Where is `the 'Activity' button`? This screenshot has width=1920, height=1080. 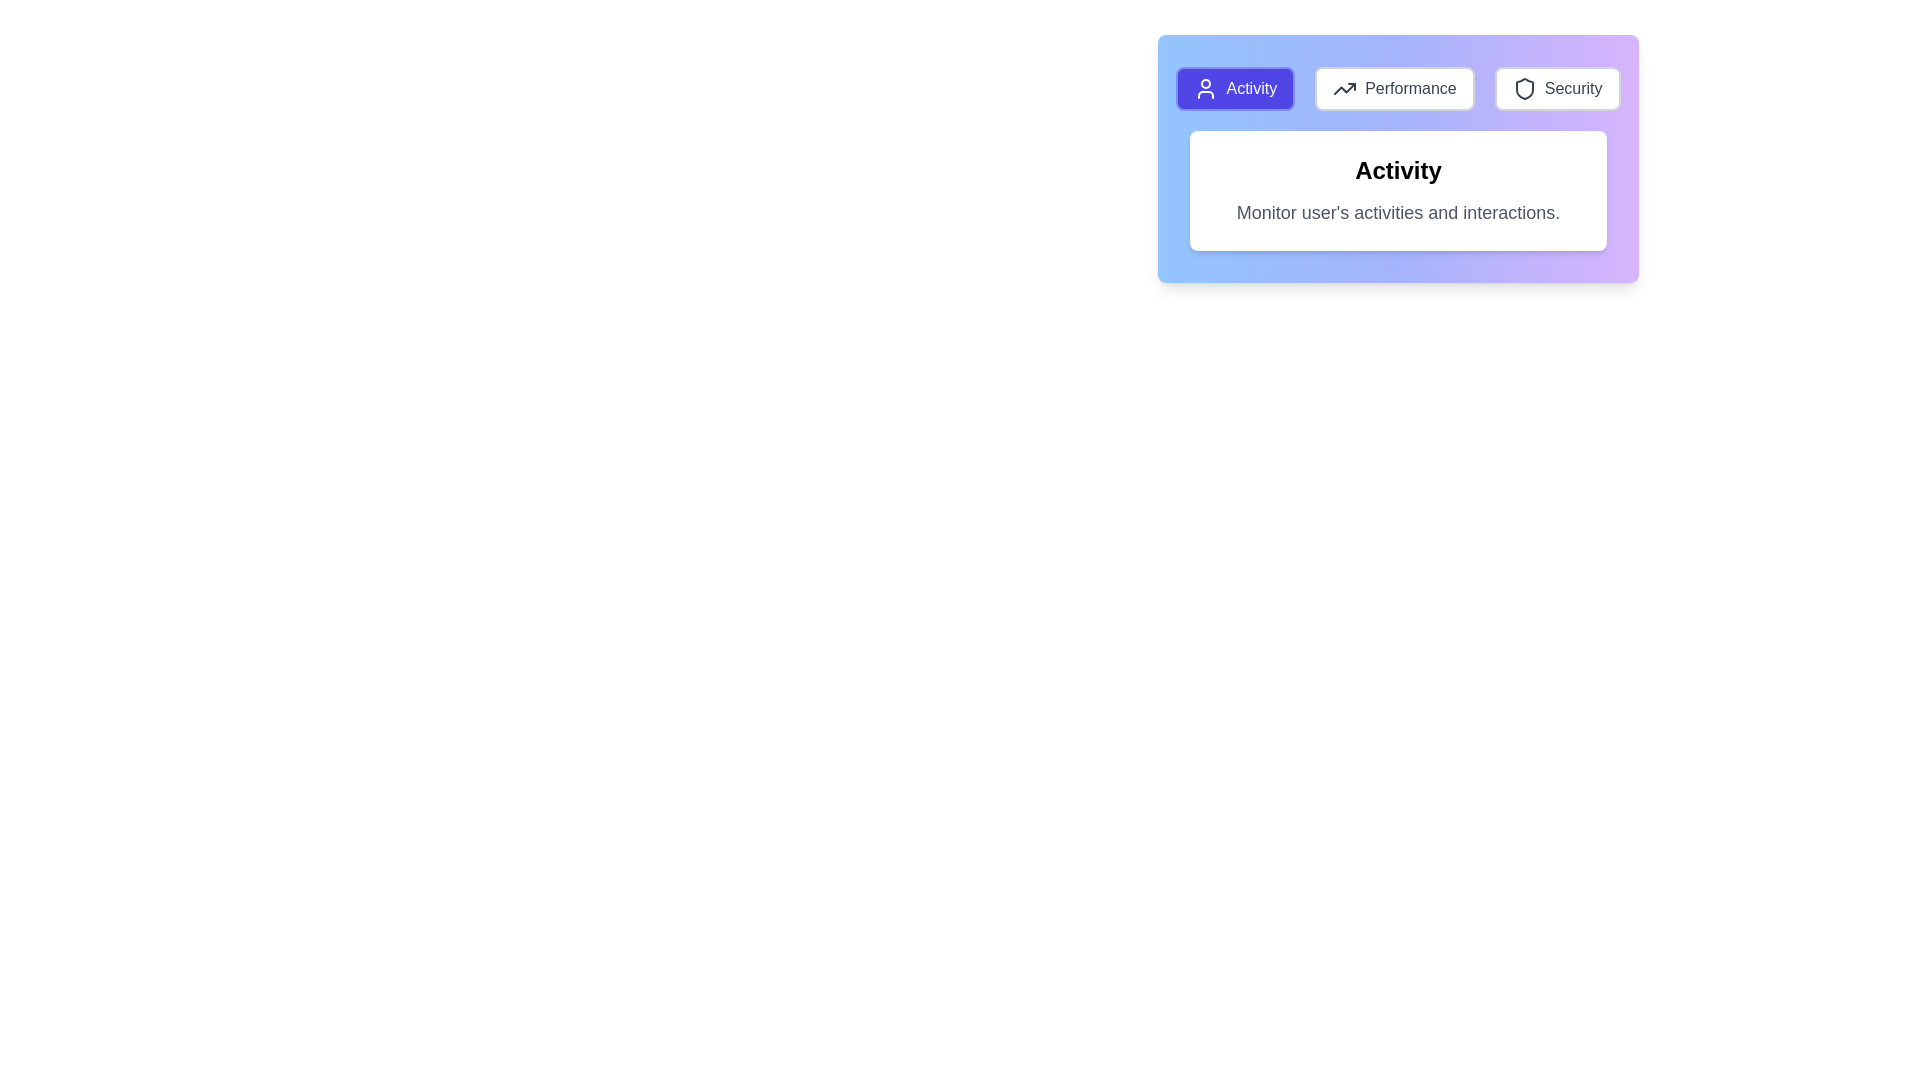
the 'Activity' button is located at coordinates (1234, 87).